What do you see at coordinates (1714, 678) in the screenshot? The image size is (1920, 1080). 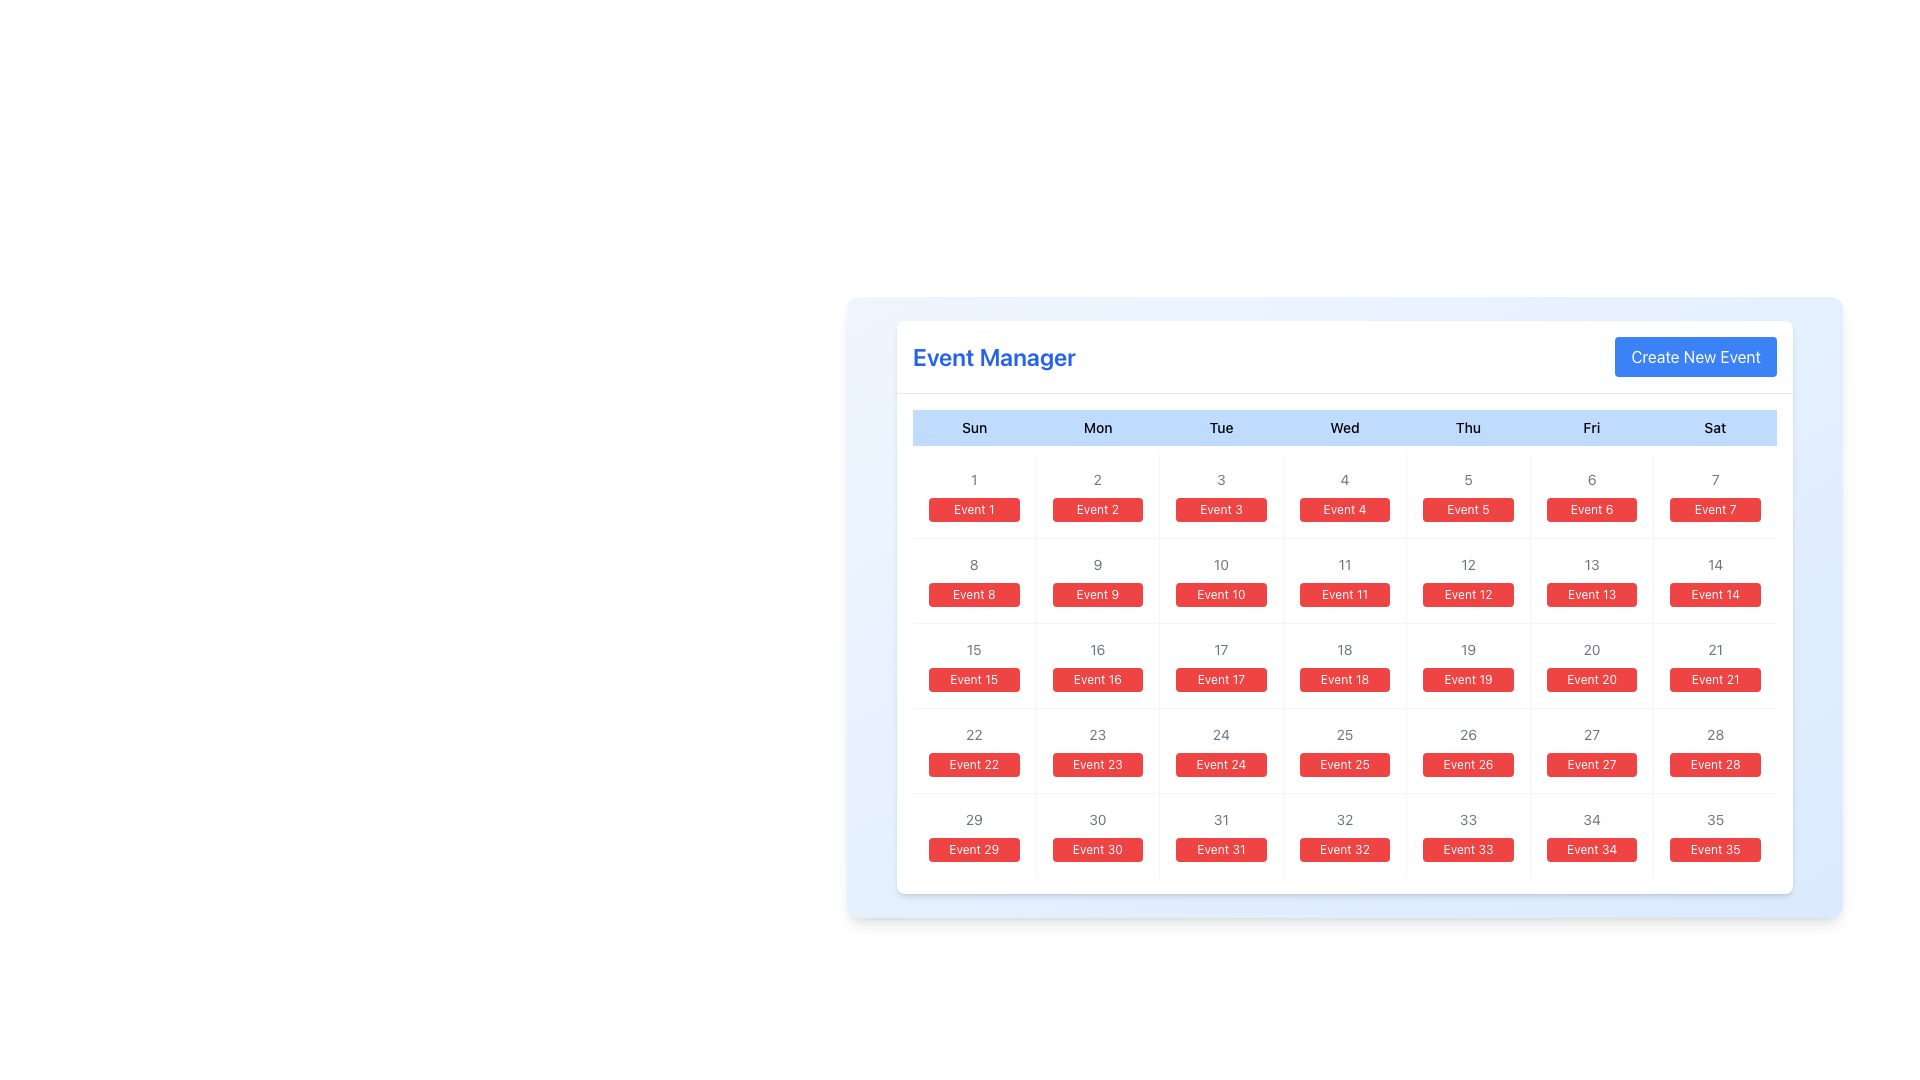 I see `the rectangular badge with rounded corners and a vibrant red background containing the text 'Event 21', located in the calendar grid under the Saturday column` at bounding box center [1714, 678].